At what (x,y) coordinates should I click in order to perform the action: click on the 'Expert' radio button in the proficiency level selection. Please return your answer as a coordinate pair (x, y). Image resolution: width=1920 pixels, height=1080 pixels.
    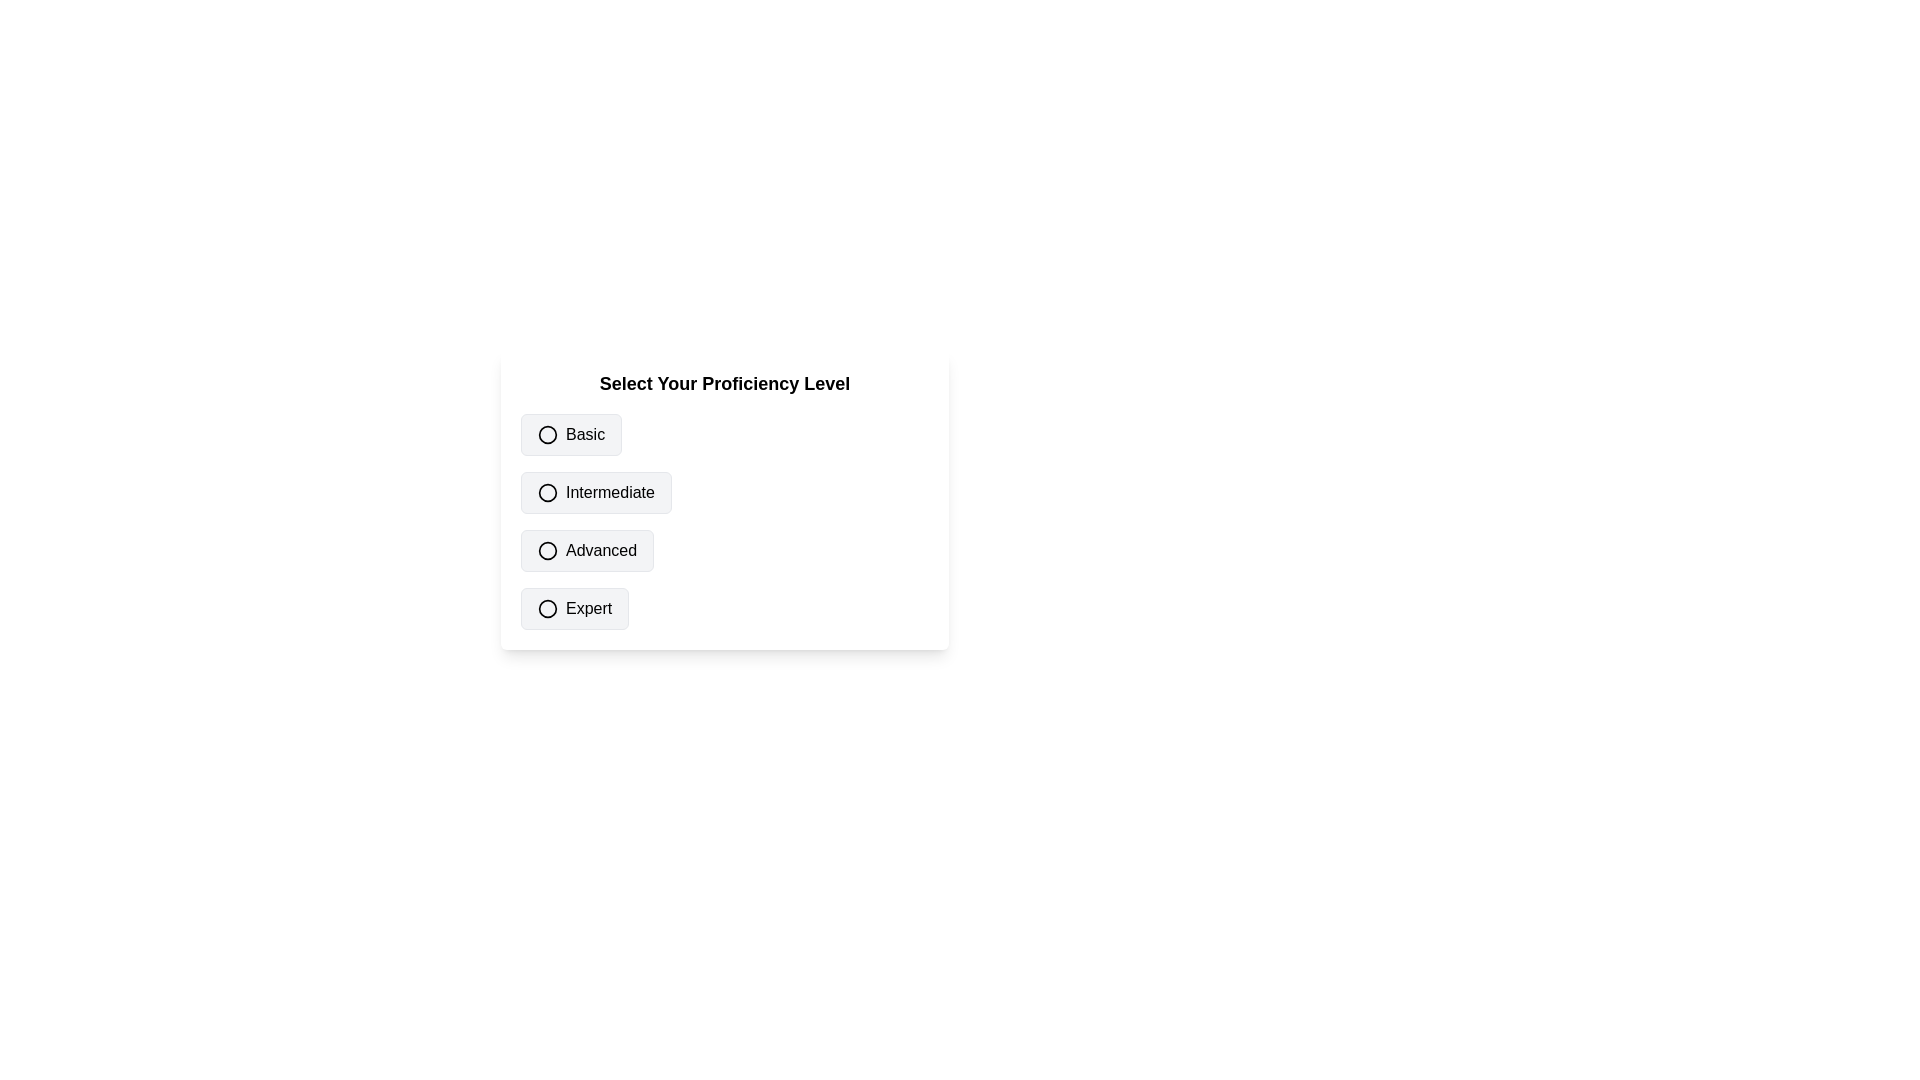
    Looking at the image, I should click on (723, 608).